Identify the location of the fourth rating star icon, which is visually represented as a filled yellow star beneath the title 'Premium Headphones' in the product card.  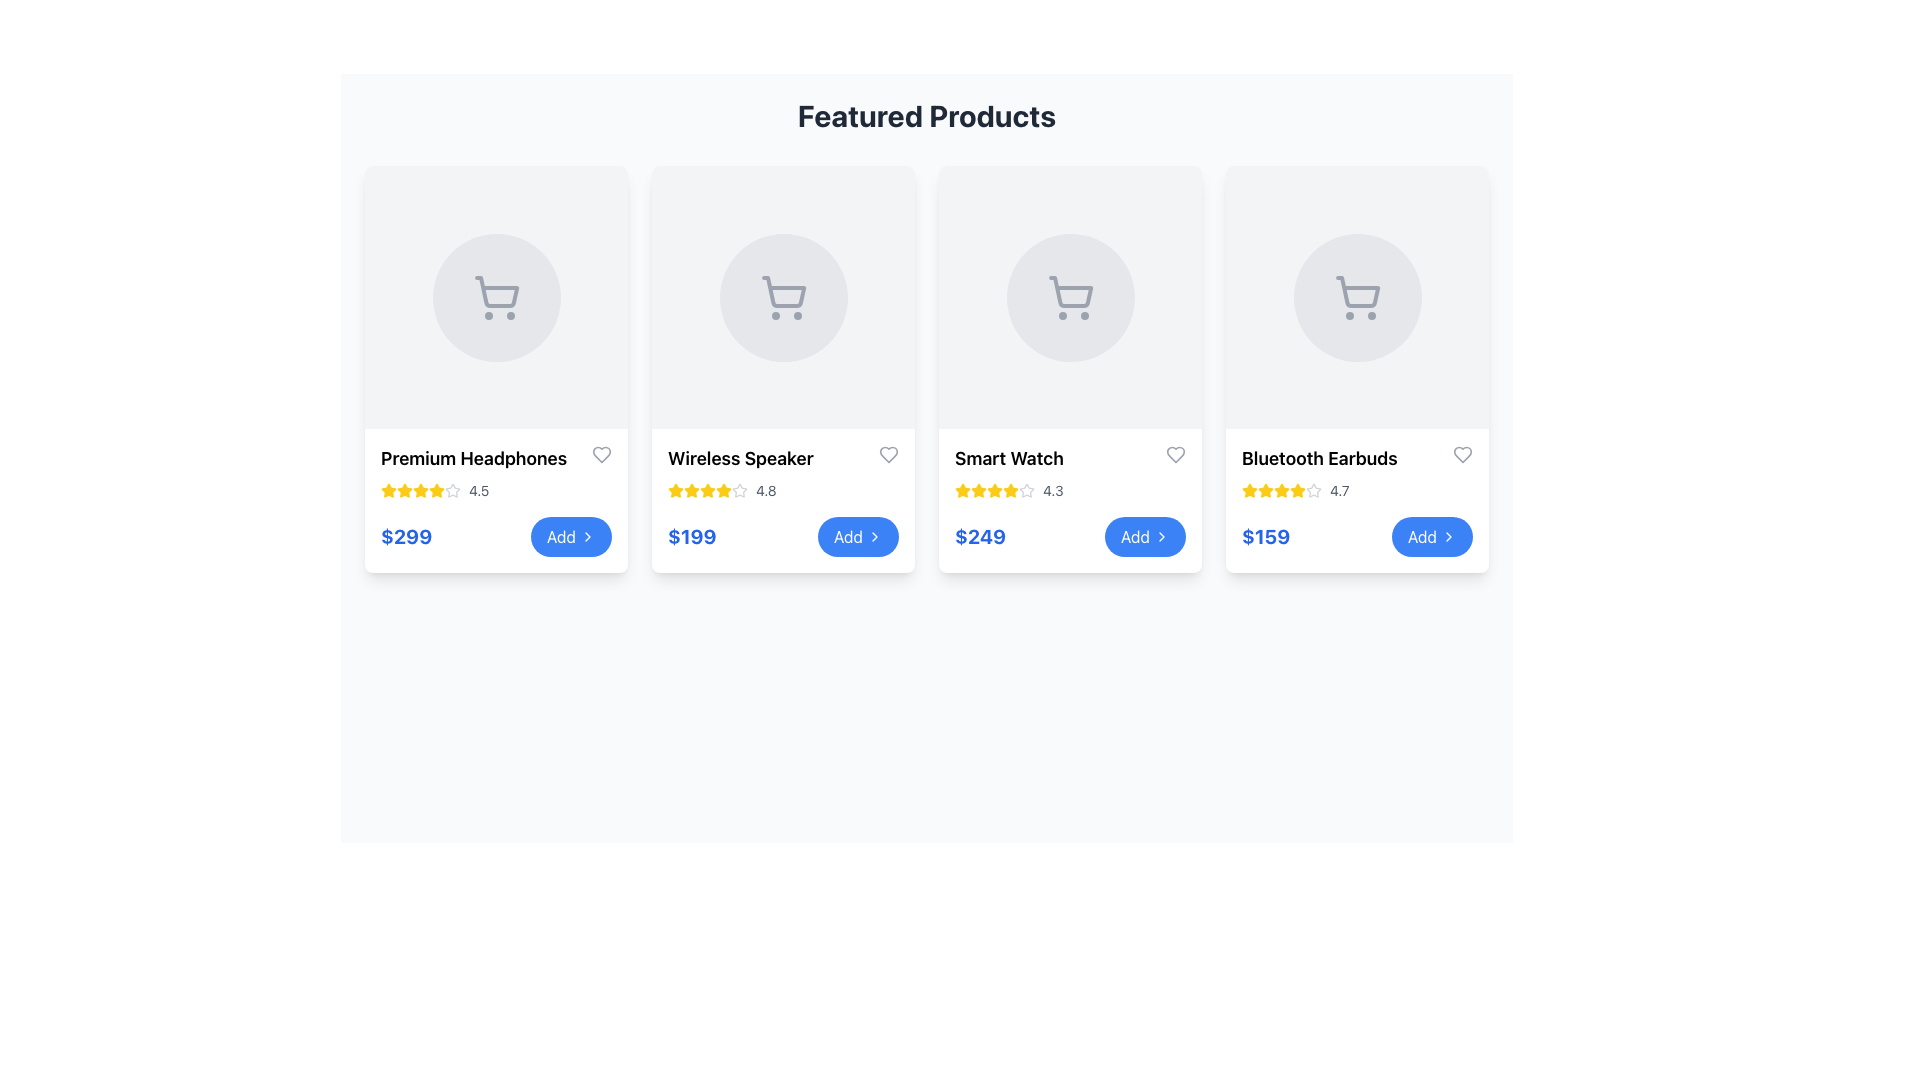
(420, 490).